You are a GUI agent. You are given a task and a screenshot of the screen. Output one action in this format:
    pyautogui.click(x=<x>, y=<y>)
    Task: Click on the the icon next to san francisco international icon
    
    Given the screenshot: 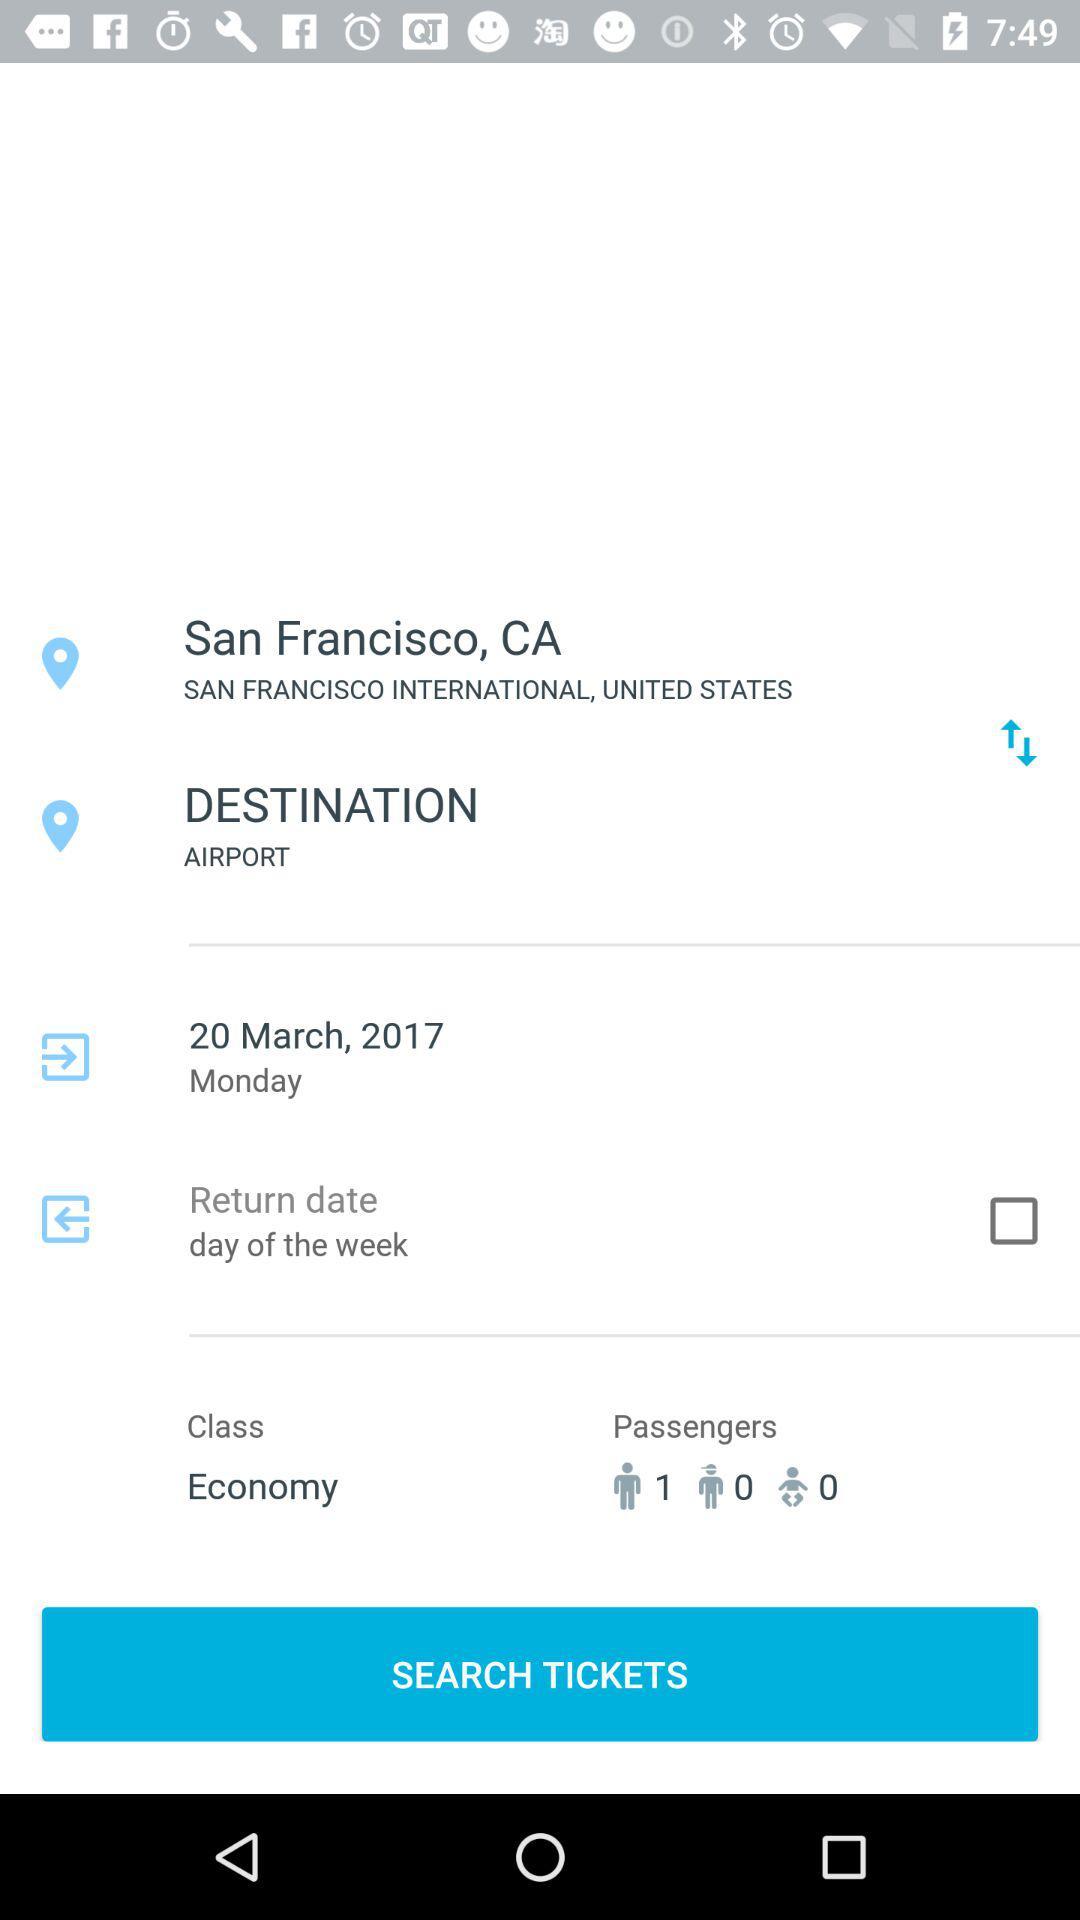 What is the action you would take?
    pyautogui.click(x=1018, y=741)
    